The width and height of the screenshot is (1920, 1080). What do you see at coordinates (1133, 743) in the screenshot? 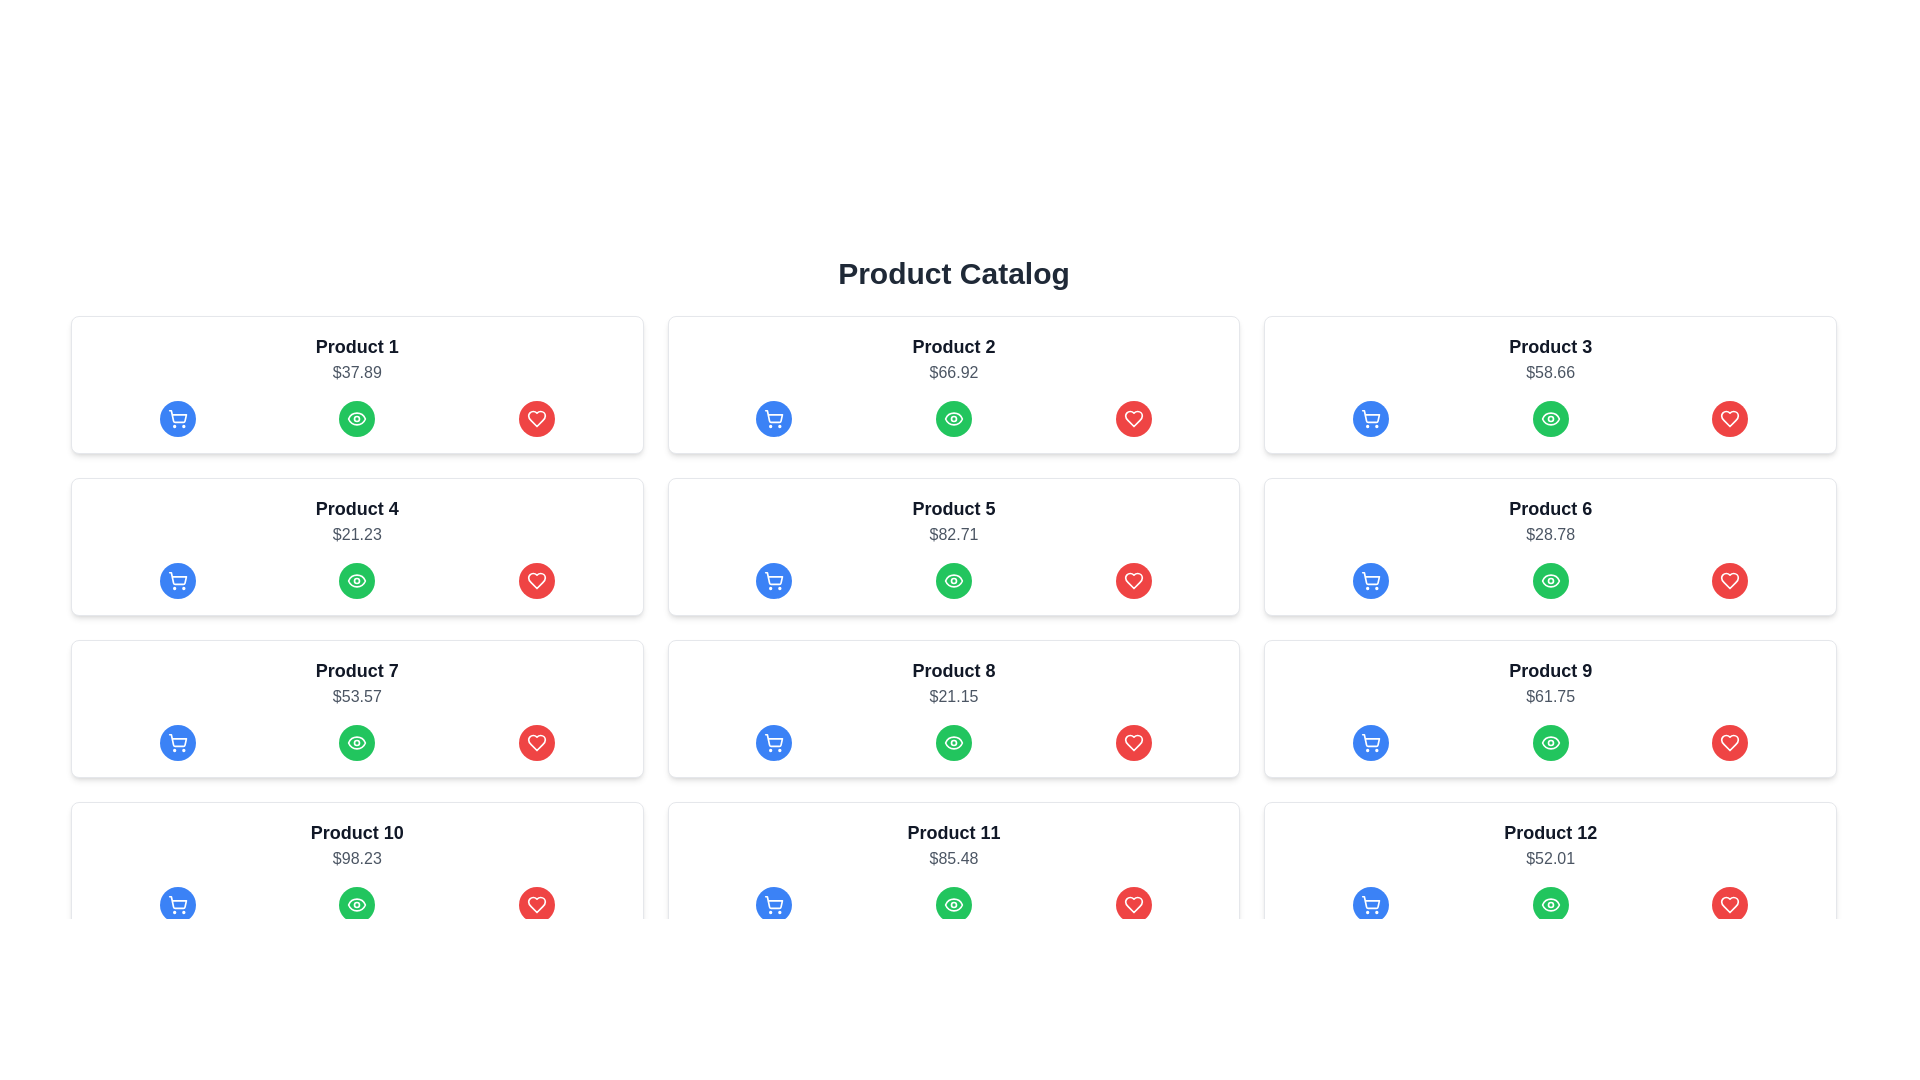
I see `the favorite icon located in the rightmost section of the card for 'Product 8' priced at '$21.15' to mark it as a favorite` at bounding box center [1133, 743].